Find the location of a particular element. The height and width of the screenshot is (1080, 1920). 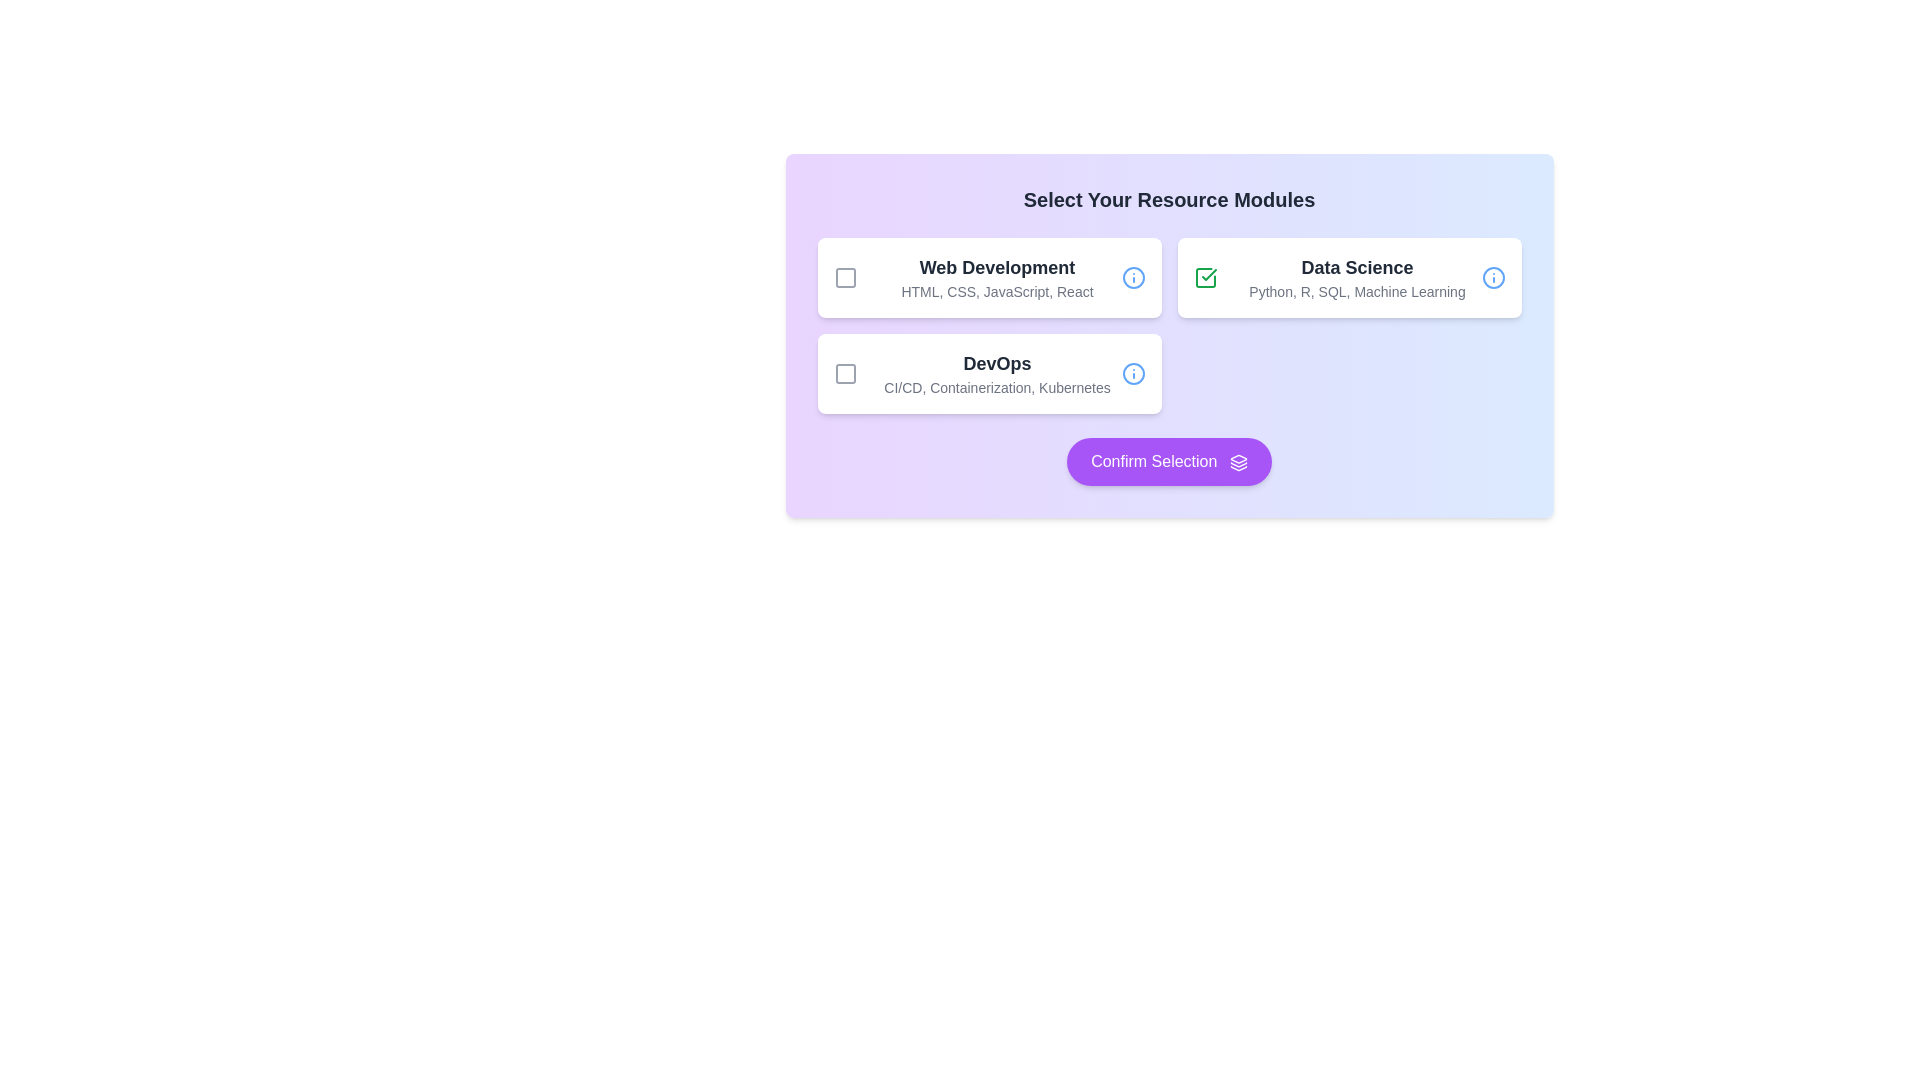

the checkbox icon located at the left edge of the 'DevOps' card is located at coordinates (845, 374).